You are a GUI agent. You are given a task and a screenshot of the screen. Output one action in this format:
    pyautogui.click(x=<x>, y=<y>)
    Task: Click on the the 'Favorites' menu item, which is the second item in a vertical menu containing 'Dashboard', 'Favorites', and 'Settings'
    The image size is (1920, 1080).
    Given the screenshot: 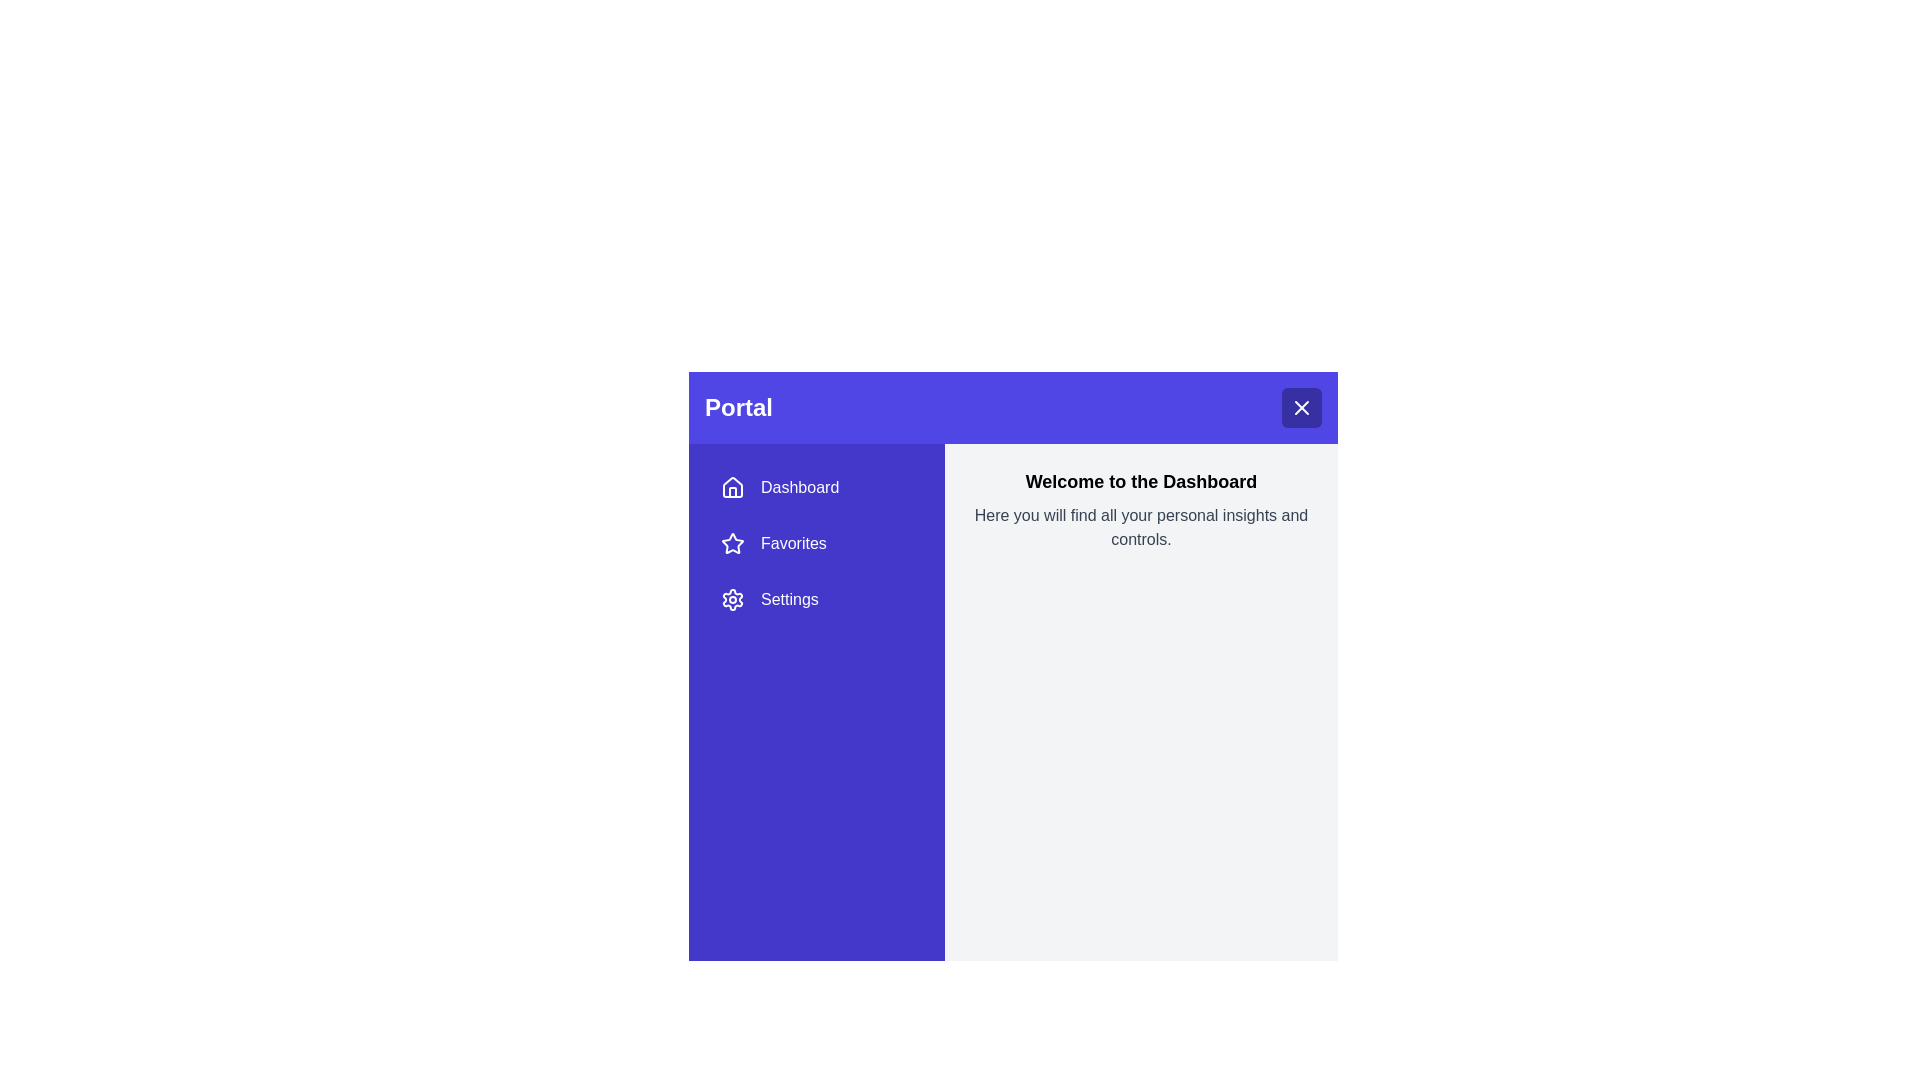 What is the action you would take?
    pyautogui.click(x=816, y=543)
    